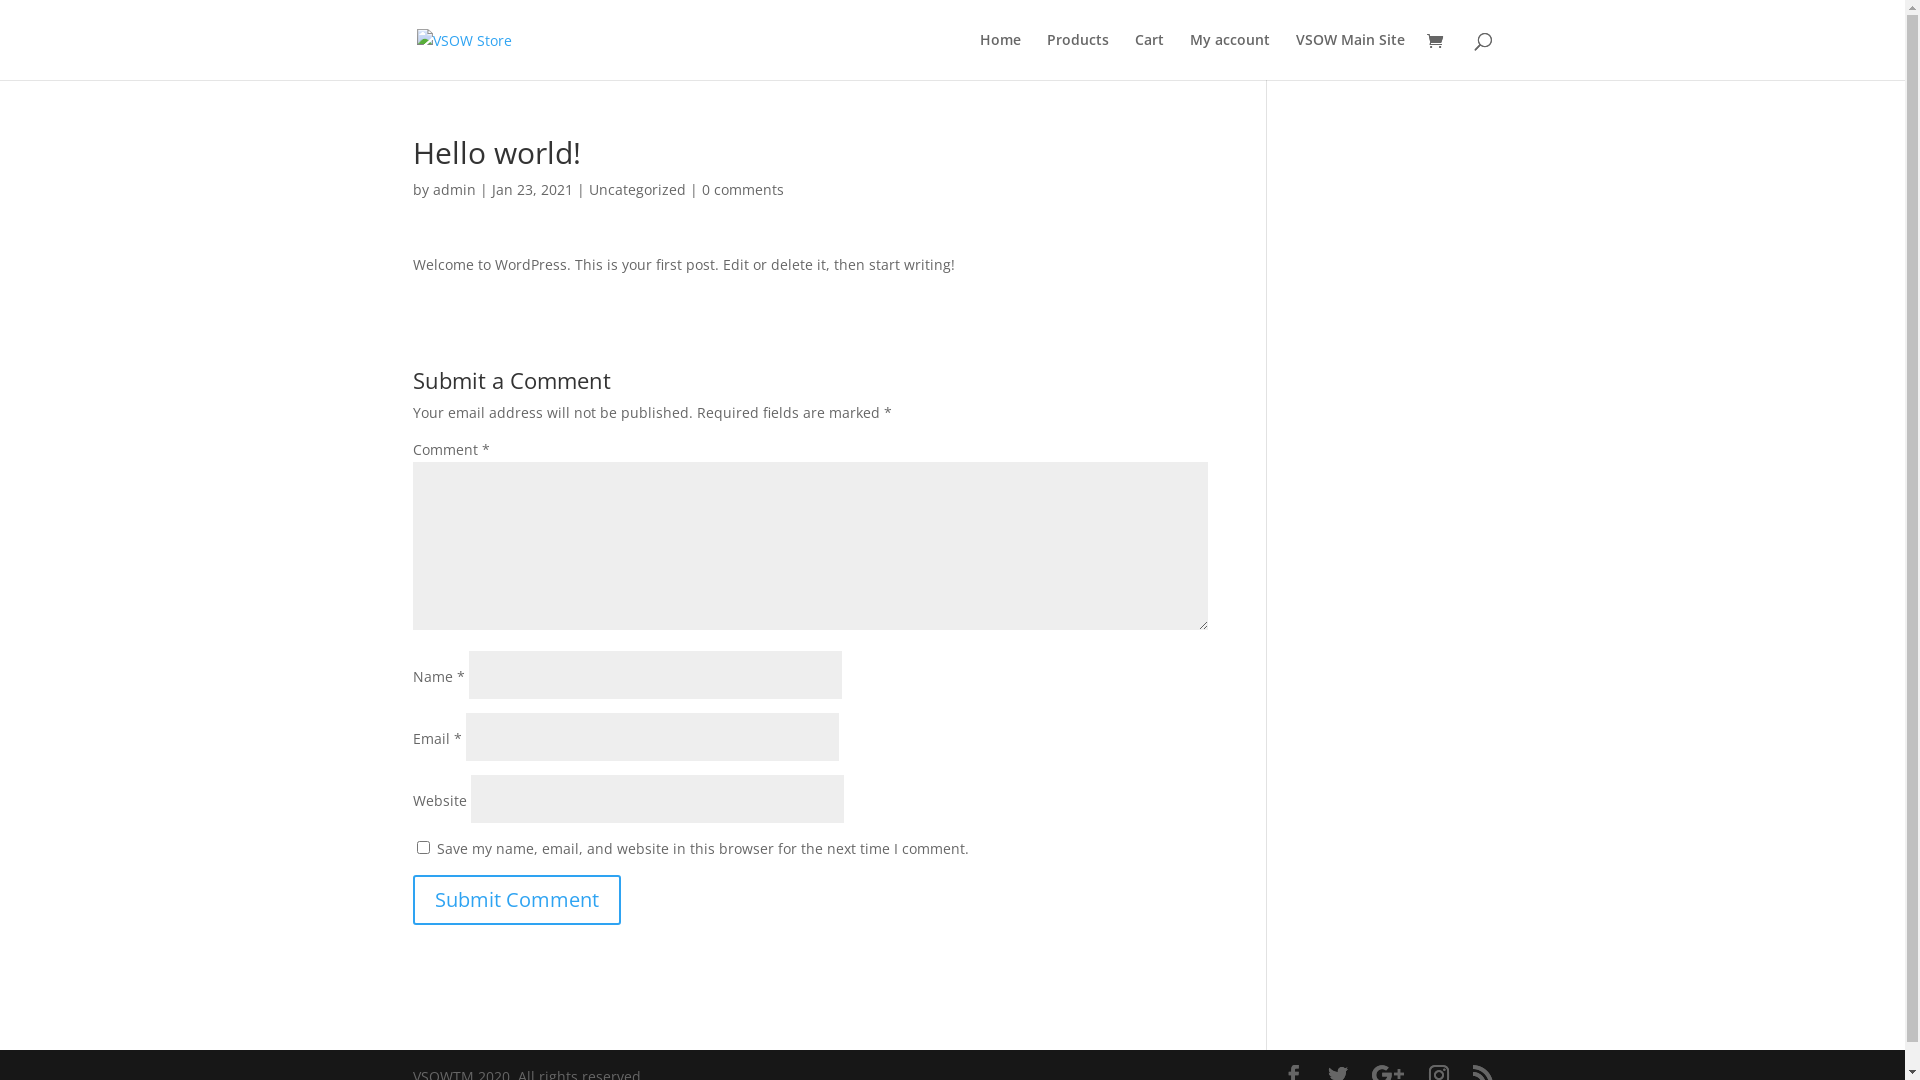  I want to click on 'admin', so click(452, 189).